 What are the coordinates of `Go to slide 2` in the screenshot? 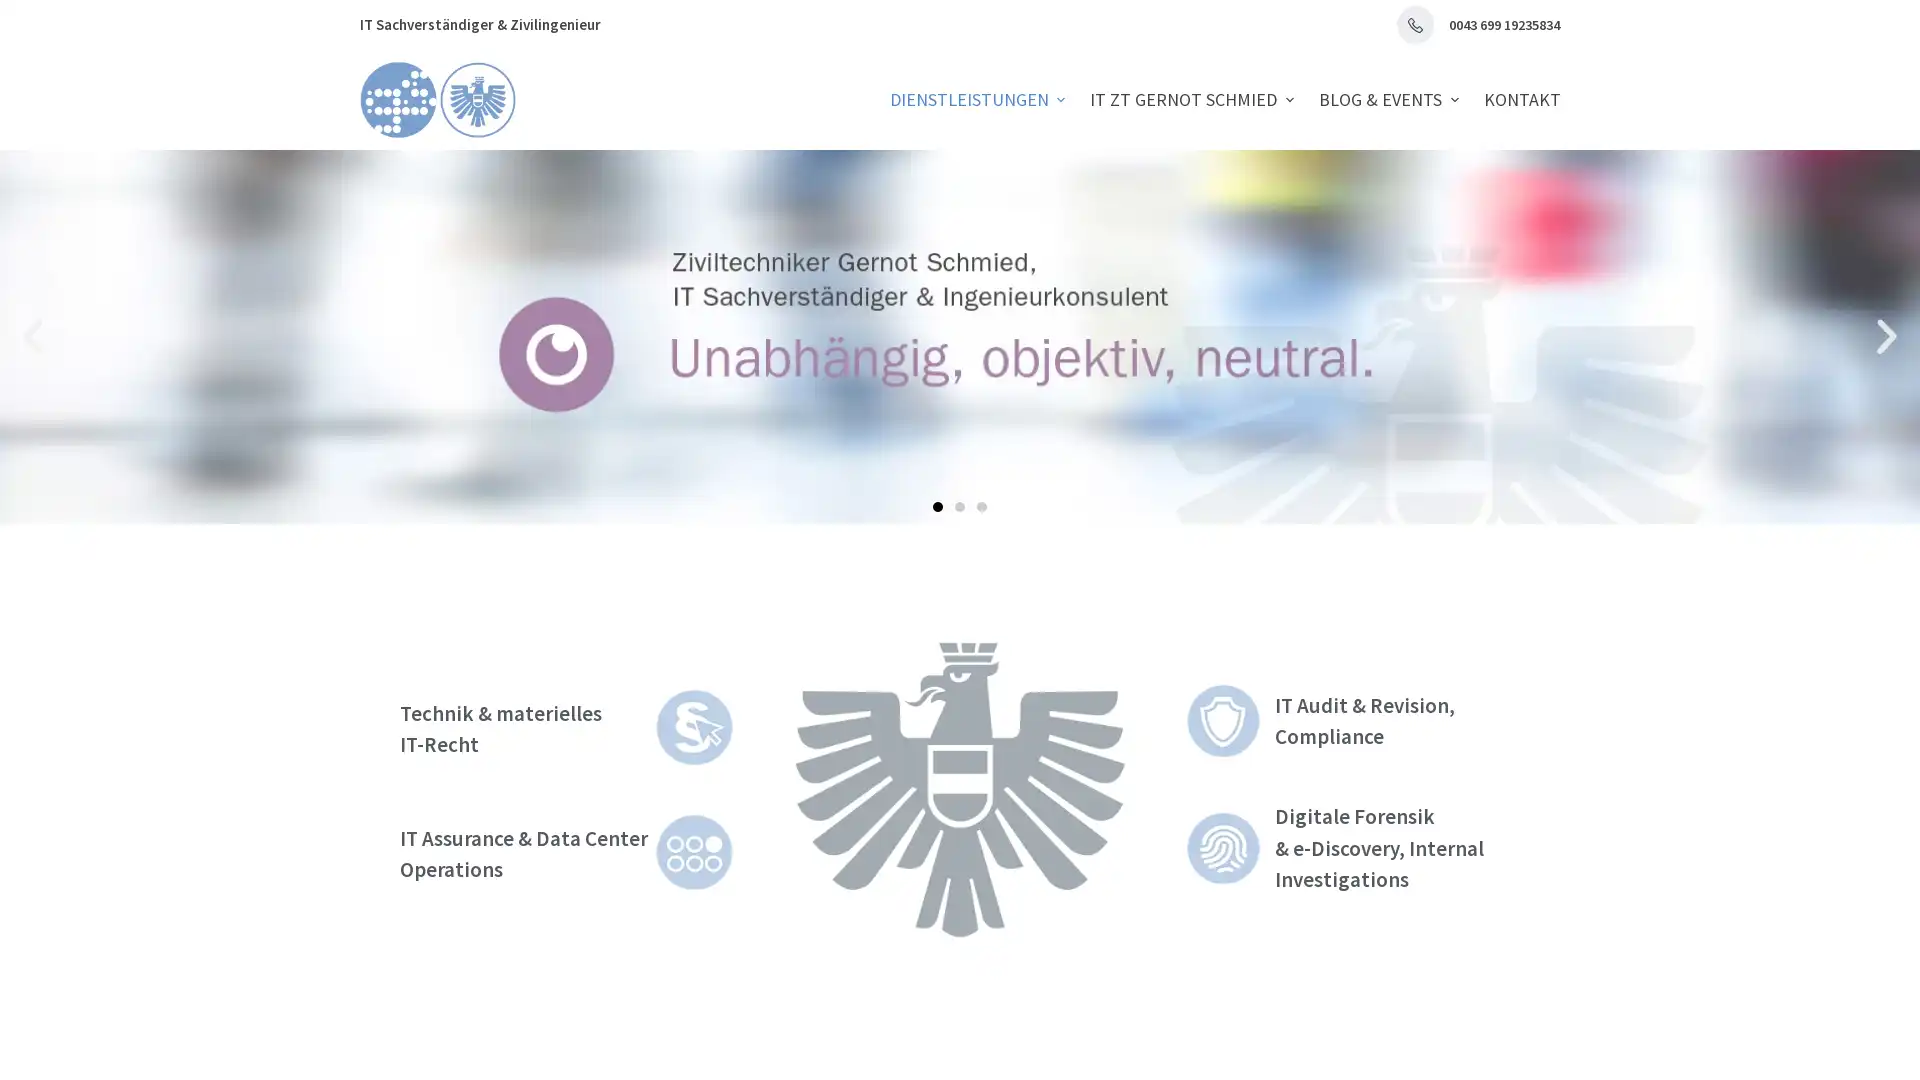 It's located at (960, 504).